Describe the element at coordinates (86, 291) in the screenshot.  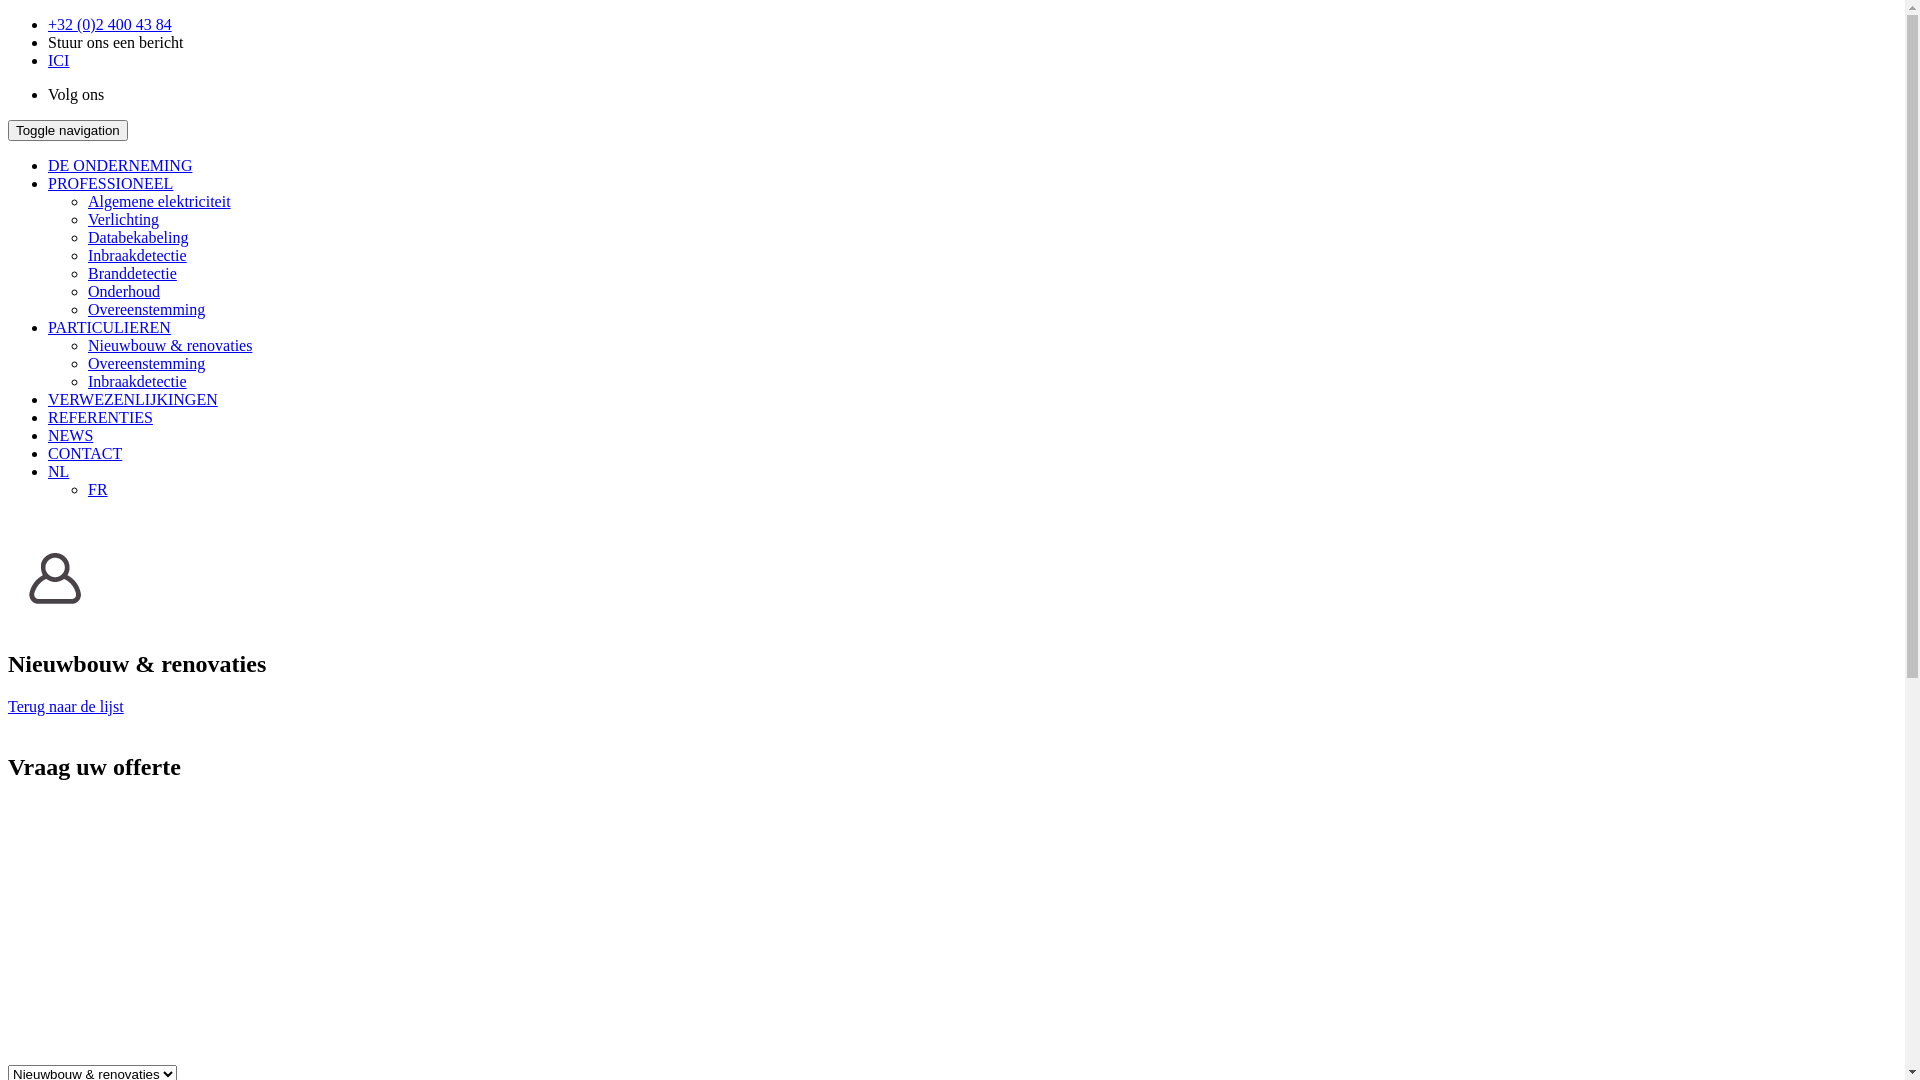
I see `'Onderhoud'` at that location.